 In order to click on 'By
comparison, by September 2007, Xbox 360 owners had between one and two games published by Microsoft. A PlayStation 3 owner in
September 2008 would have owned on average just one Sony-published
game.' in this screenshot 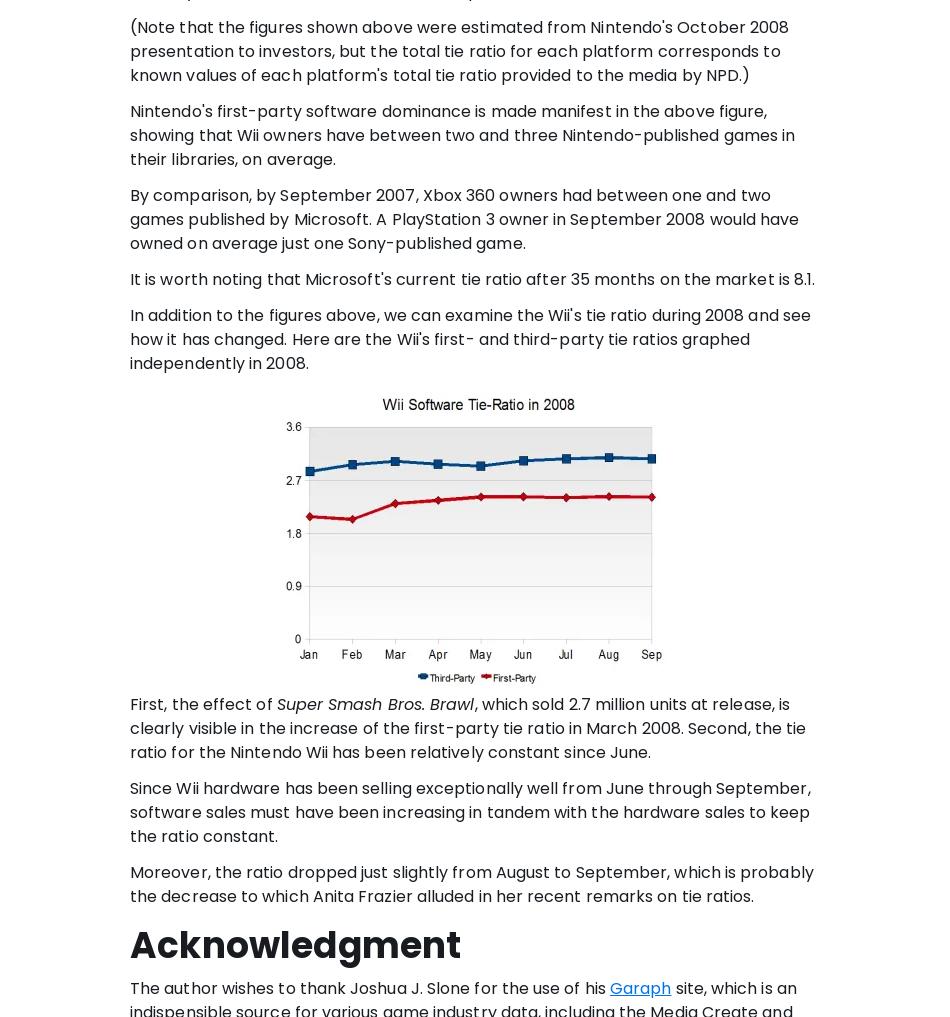, I will do `click(463, 218)`.